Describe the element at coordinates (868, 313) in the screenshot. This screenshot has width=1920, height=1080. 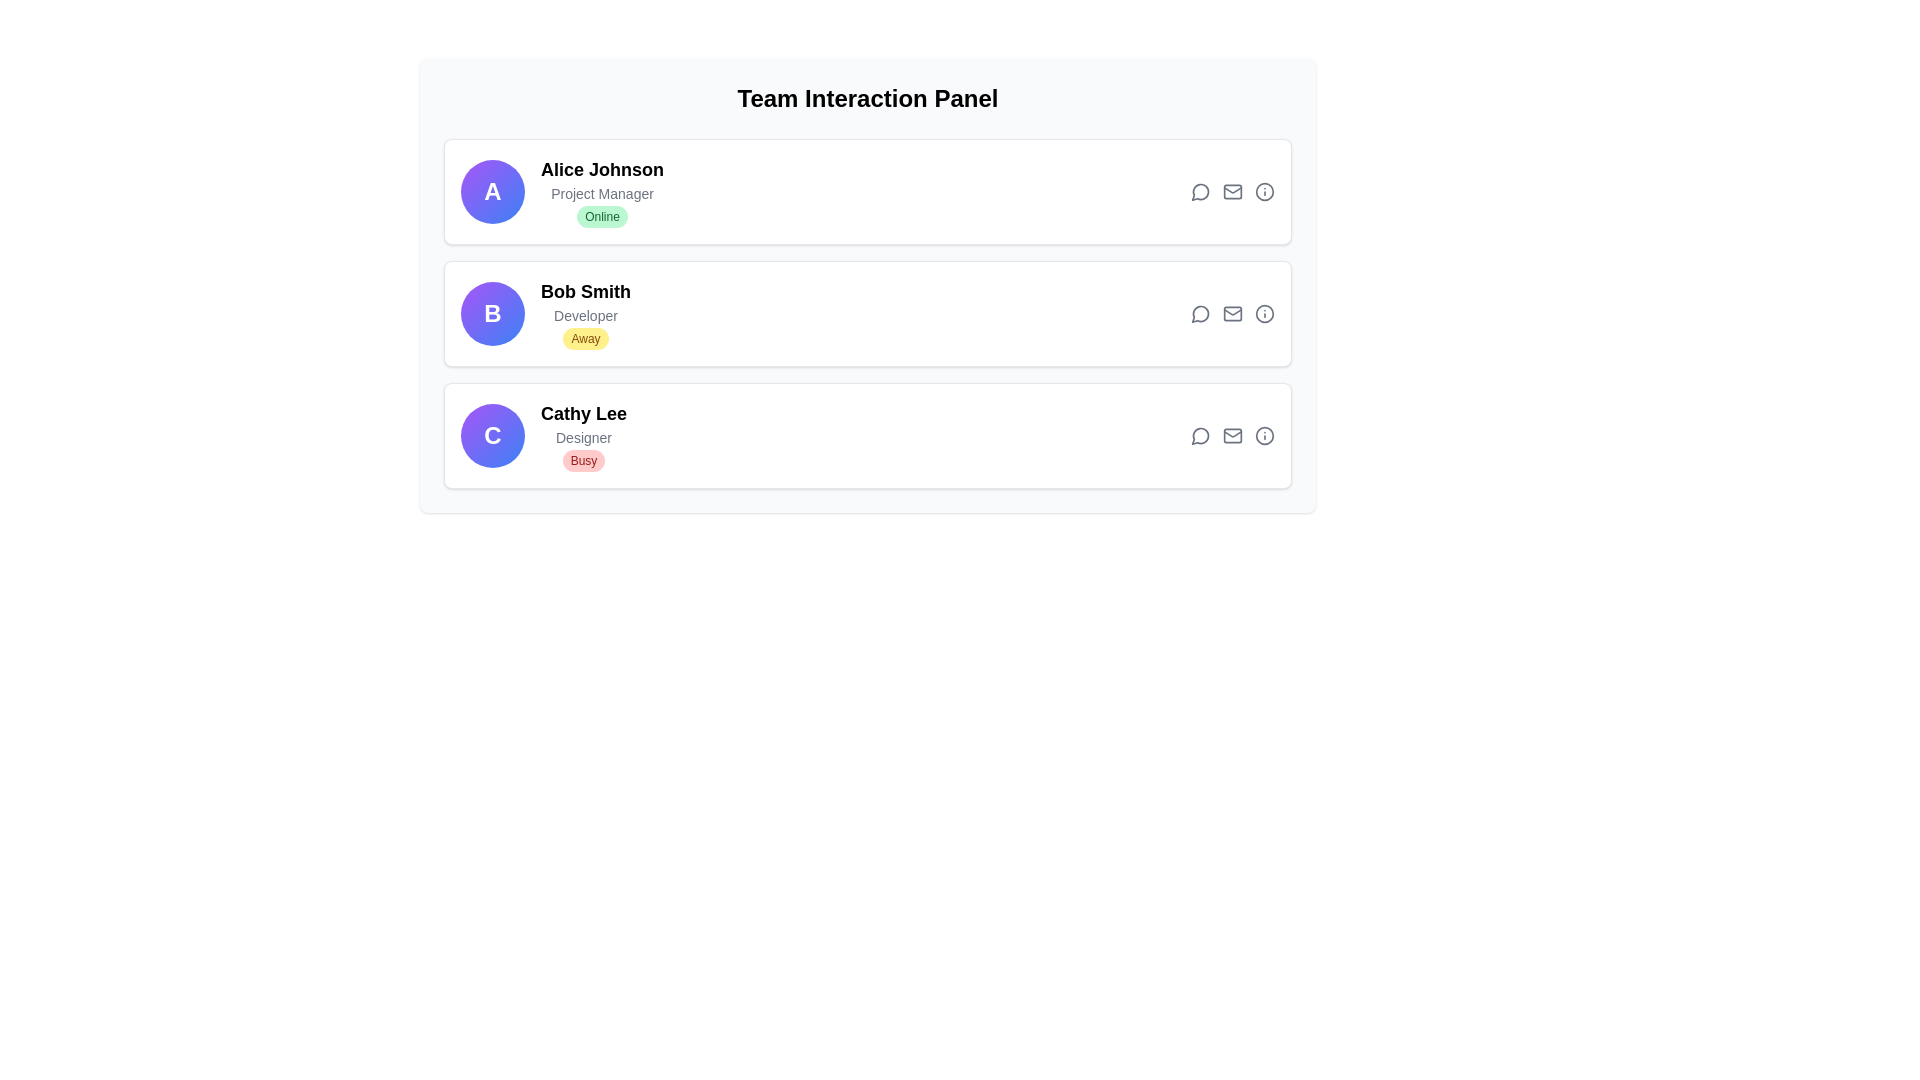
I see `the second contact card for 'Bob Smith' in the Team Interaction Panel` at that location.